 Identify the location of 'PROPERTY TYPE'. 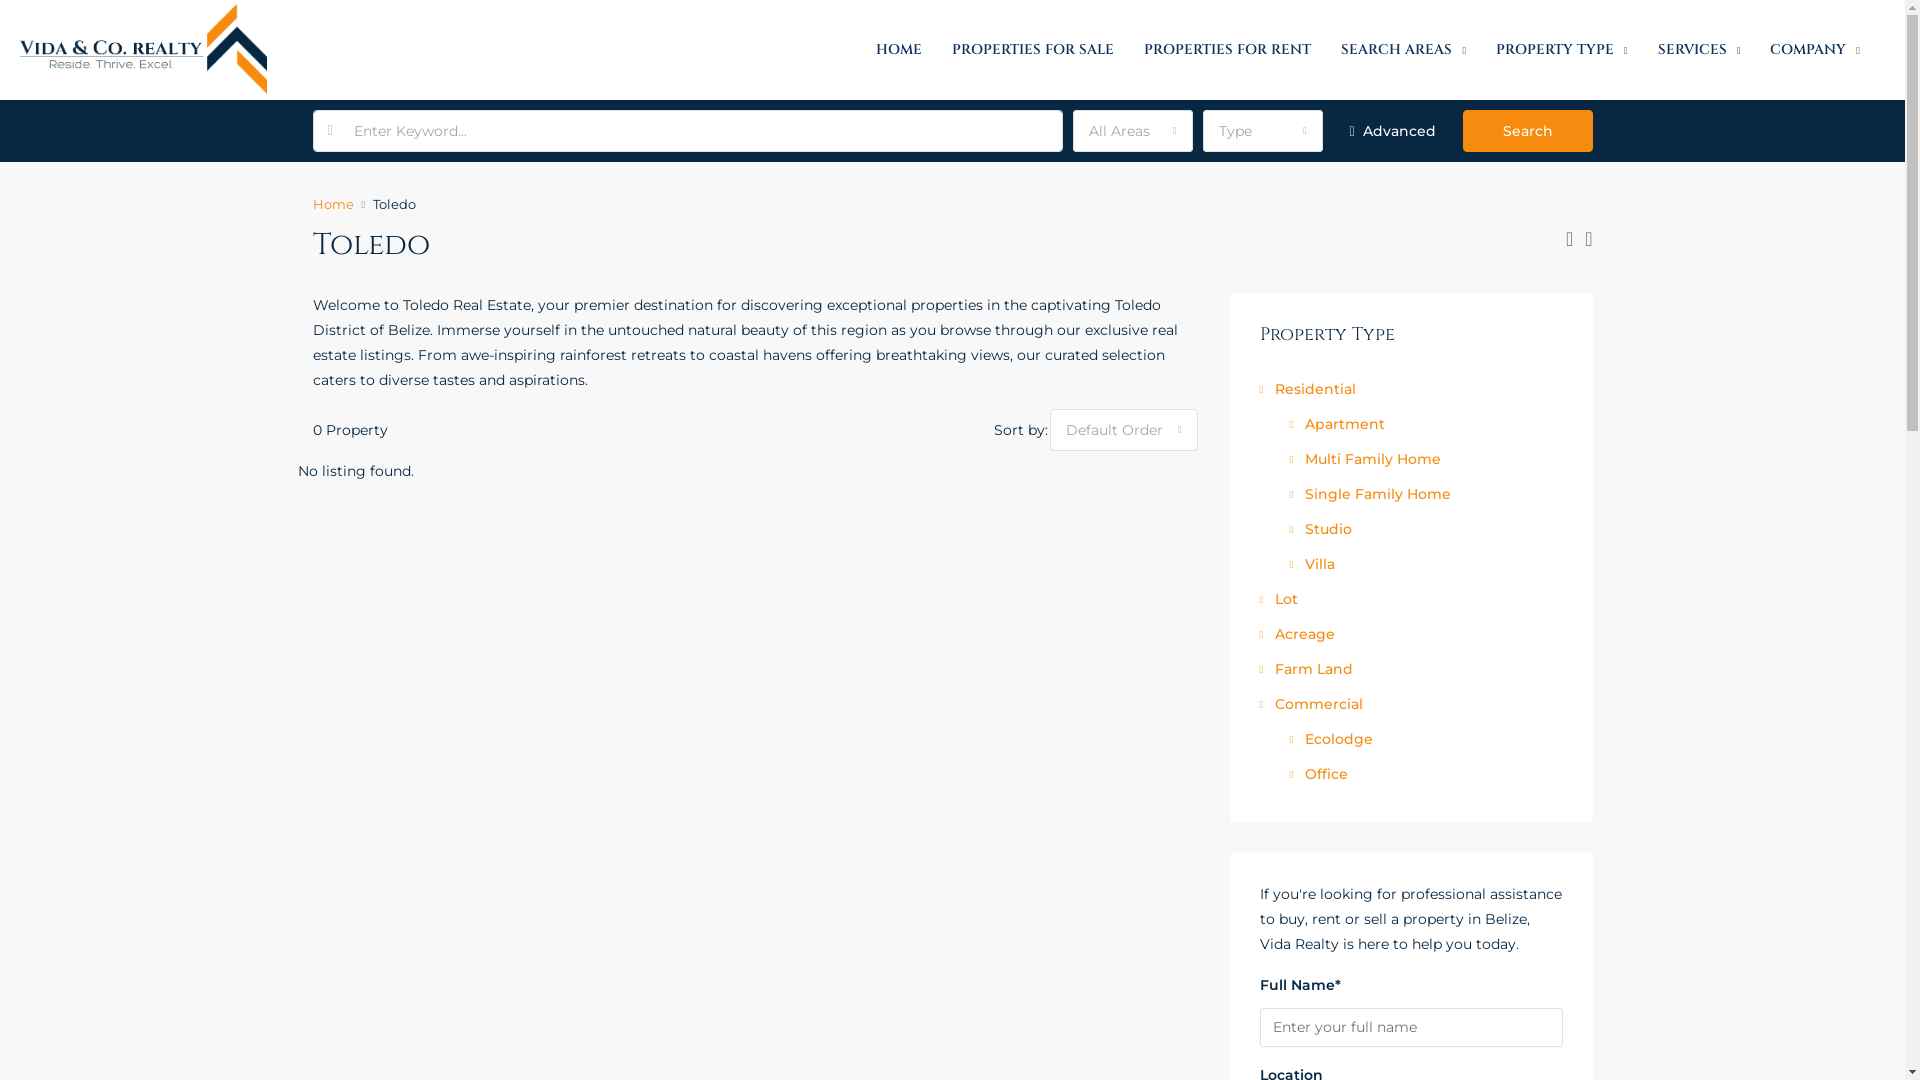
(1560, 49).